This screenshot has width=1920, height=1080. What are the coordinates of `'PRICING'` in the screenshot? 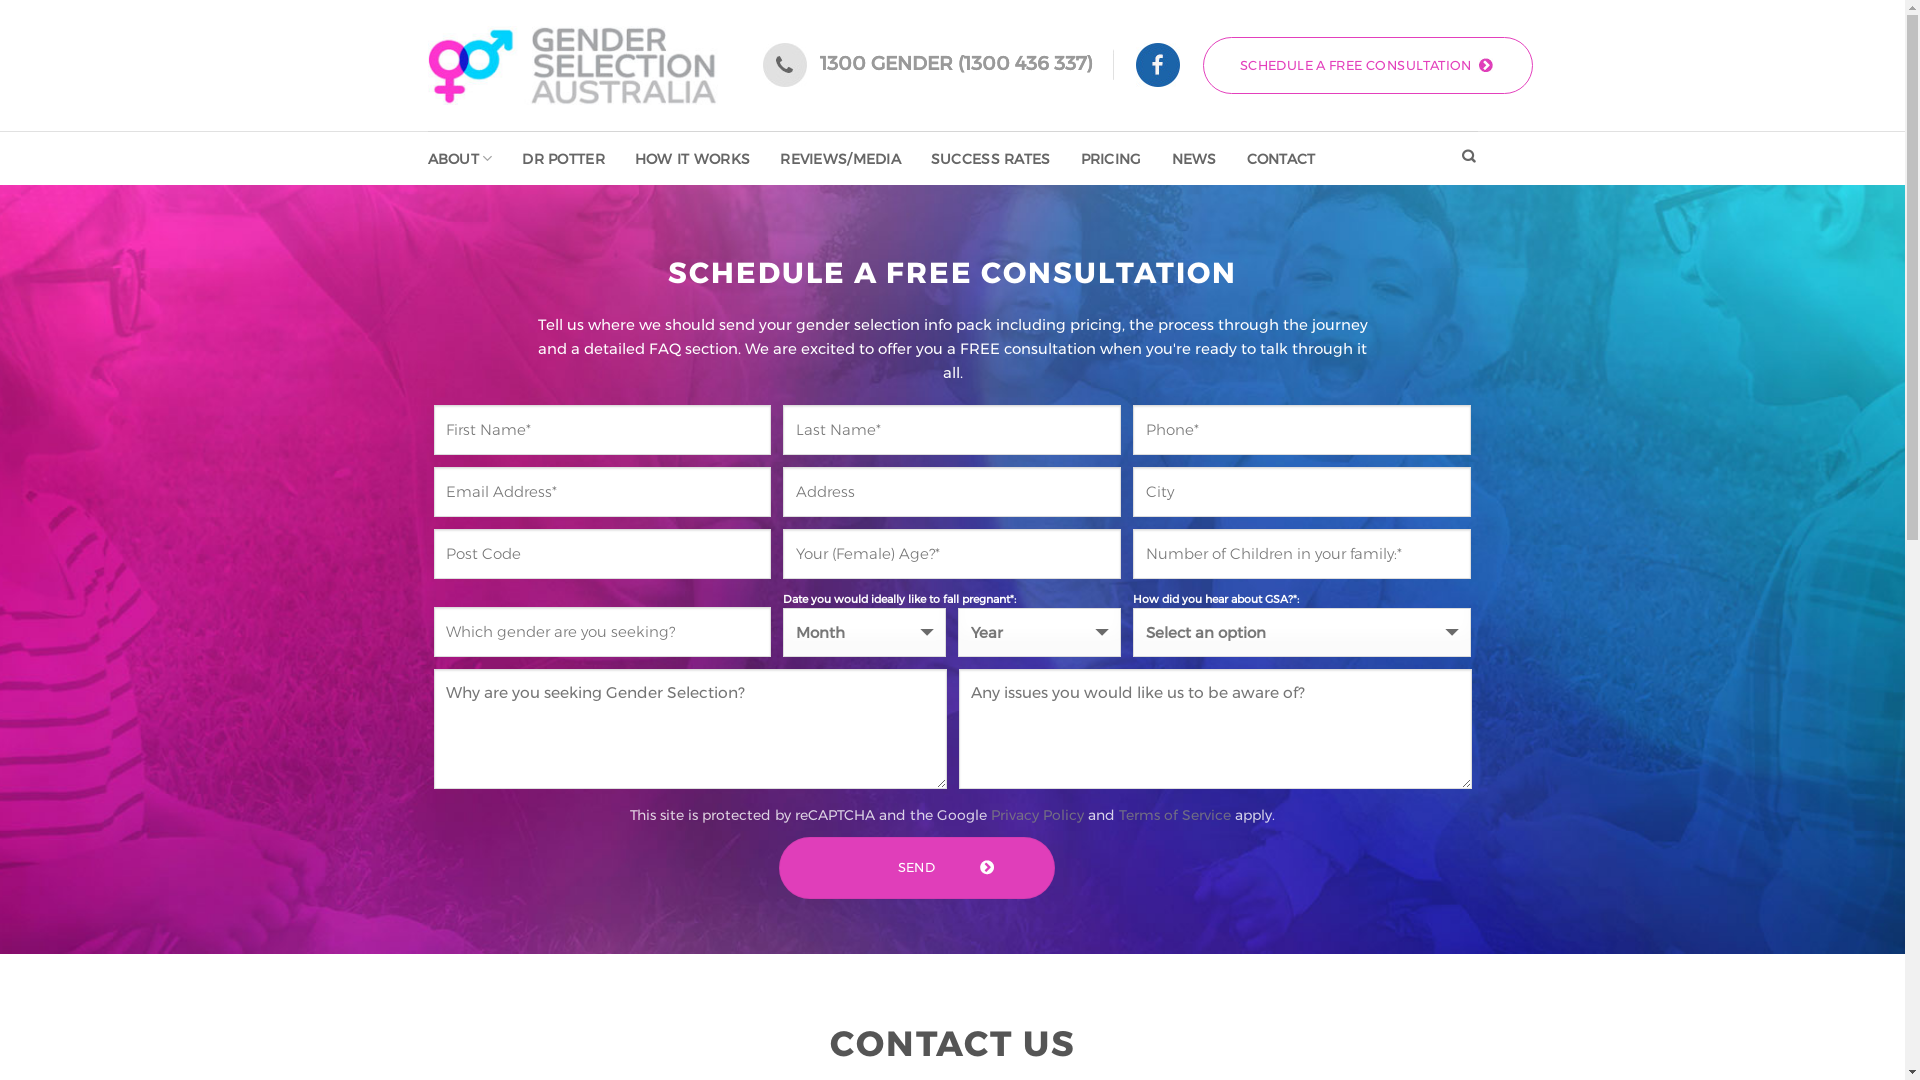 It's located at (1110, 157).